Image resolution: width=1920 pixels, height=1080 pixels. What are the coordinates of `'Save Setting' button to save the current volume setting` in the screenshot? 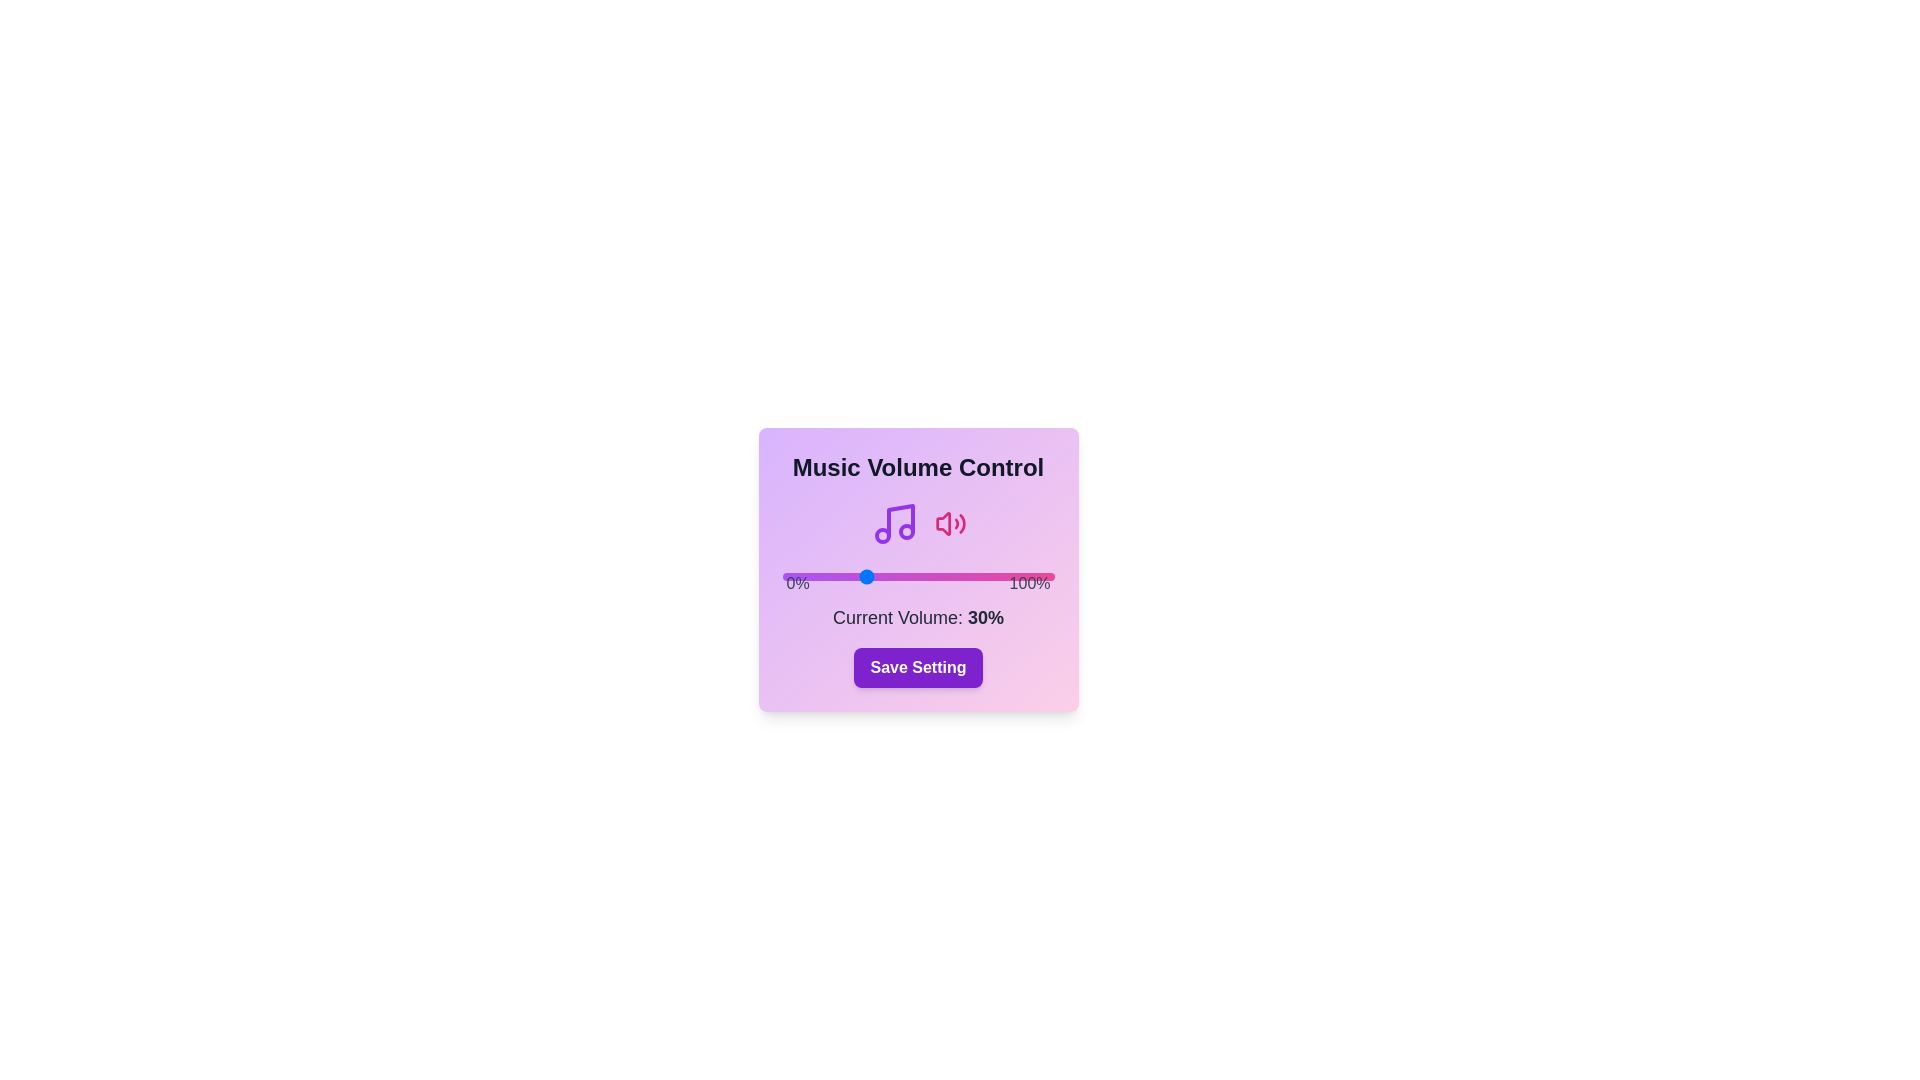 It's located at (917, 667).